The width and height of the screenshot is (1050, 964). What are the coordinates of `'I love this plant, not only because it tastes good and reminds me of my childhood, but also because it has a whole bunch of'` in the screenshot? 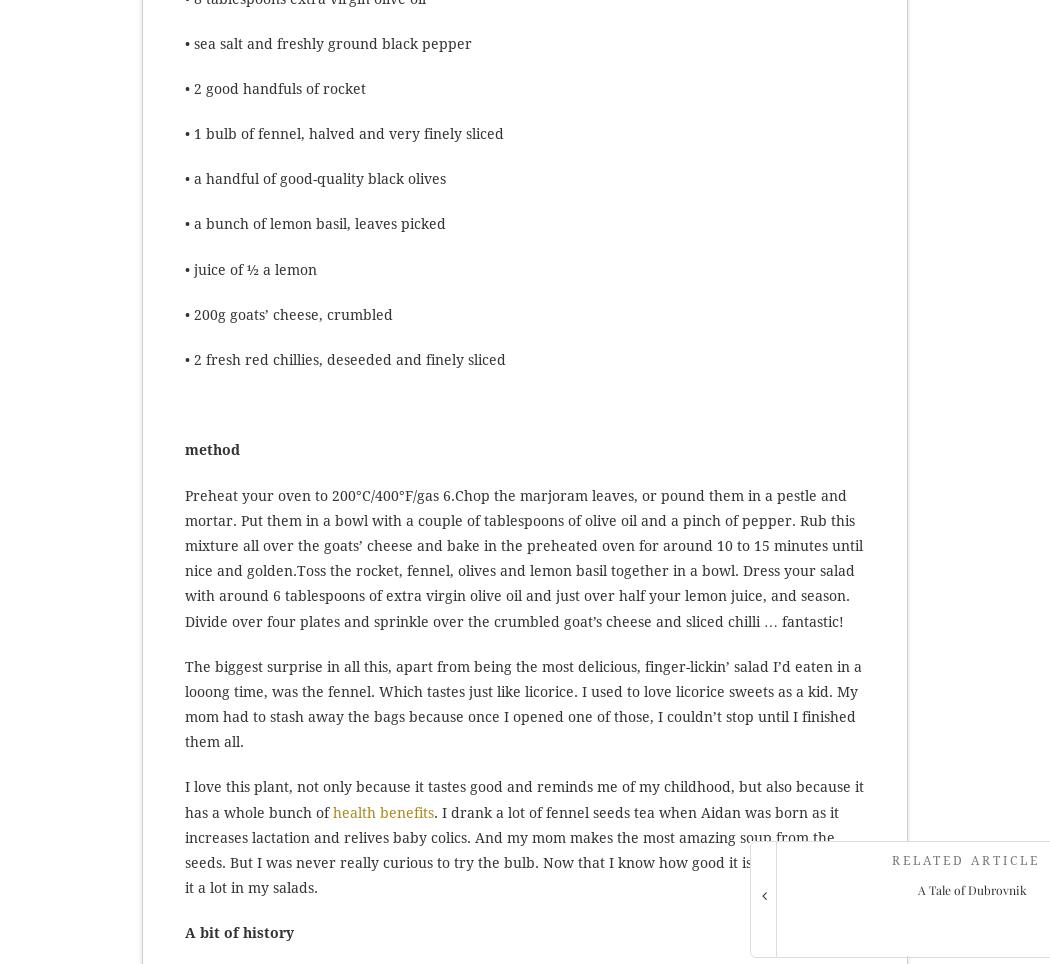 It's located at (185, 799).